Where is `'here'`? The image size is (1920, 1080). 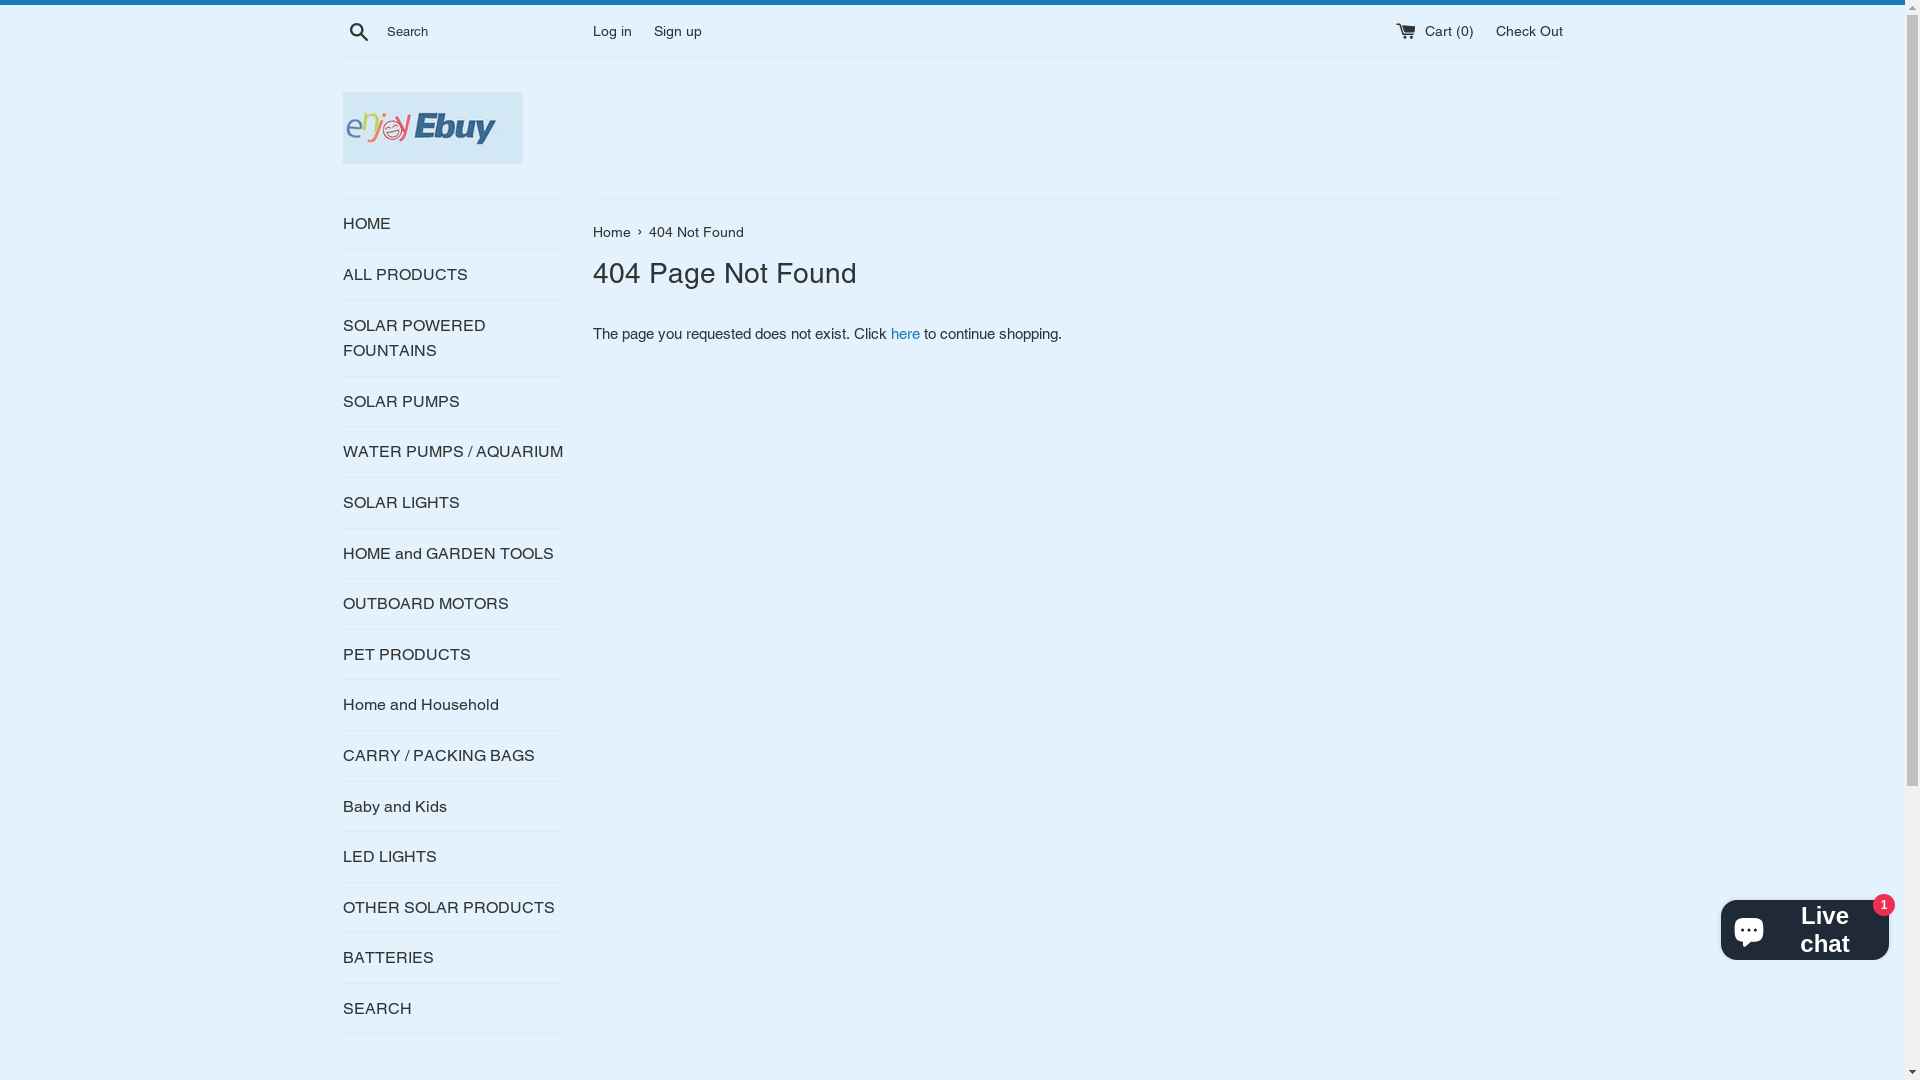
'here' is located at coordinates (903, 332).